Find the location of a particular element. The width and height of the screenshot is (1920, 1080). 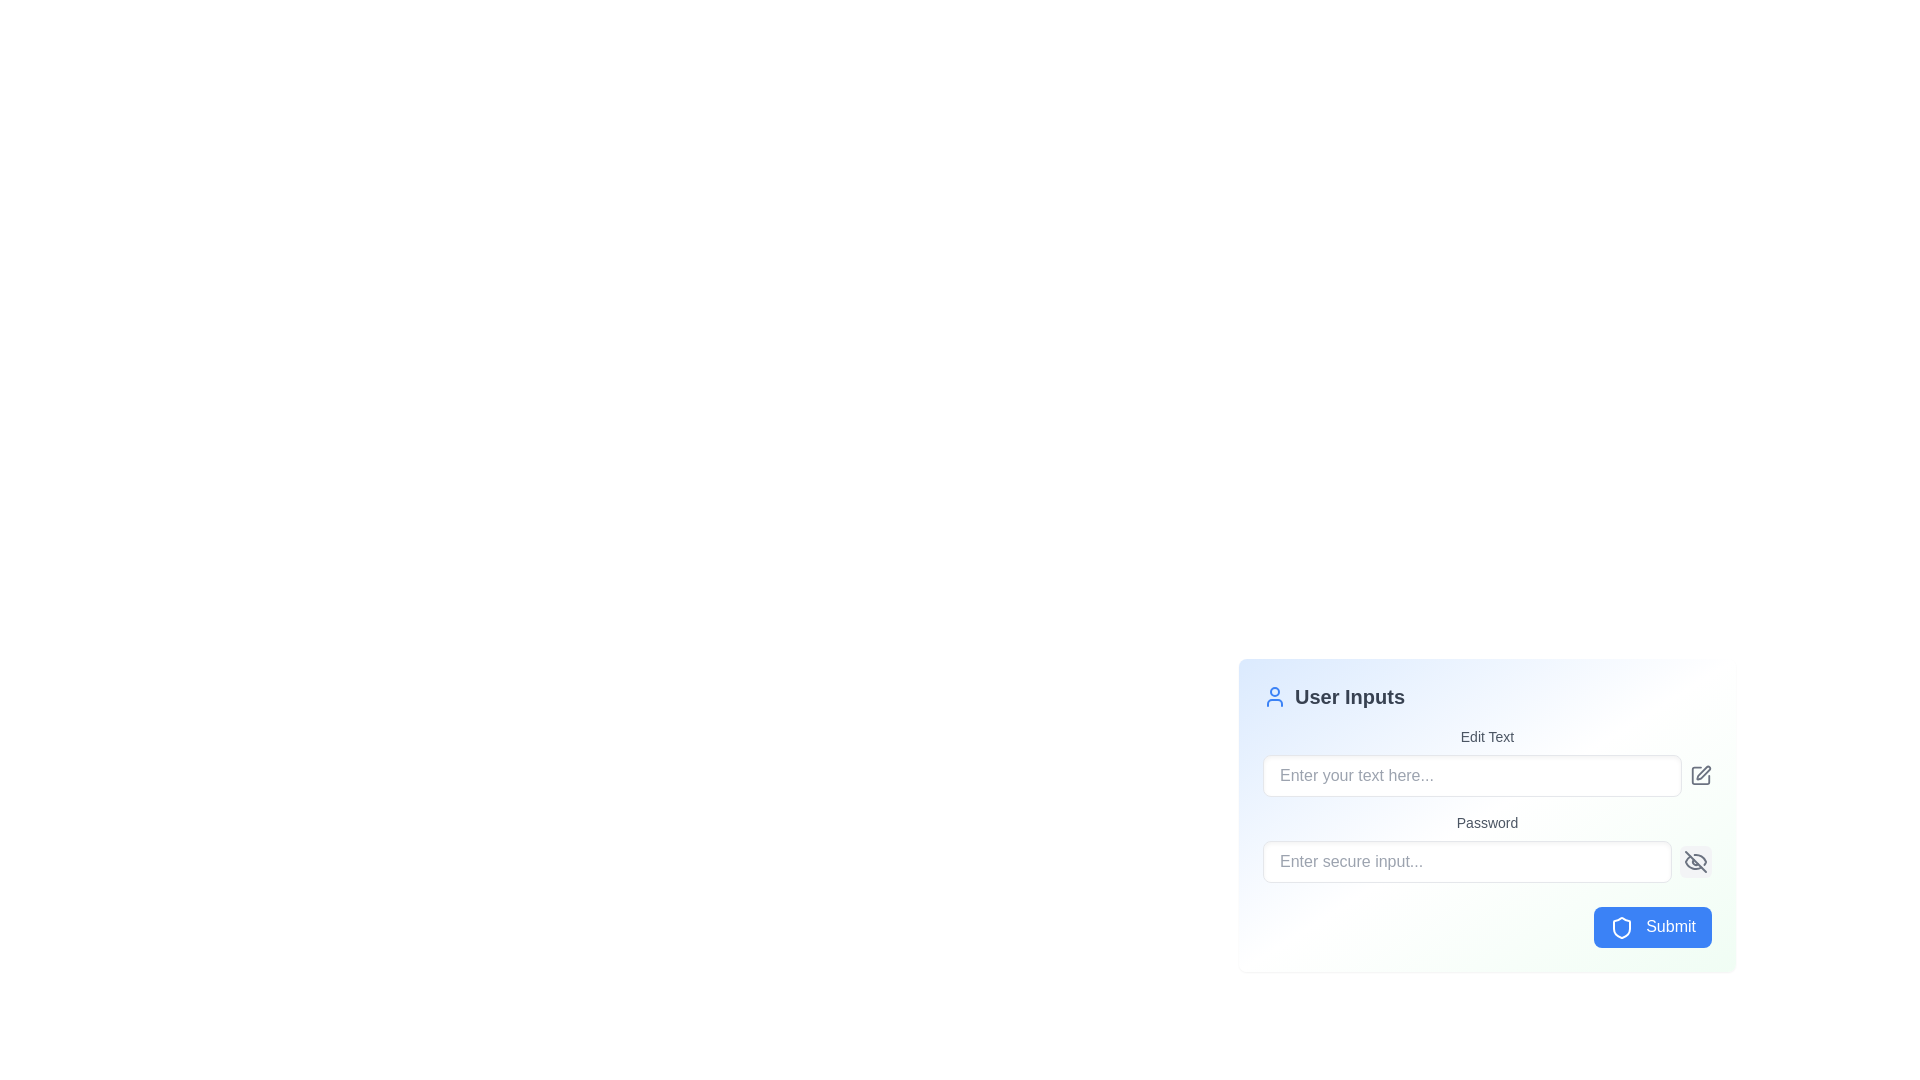

the 'Submit' button containing the decorative shield icon is located at coordinates (1621, 927).